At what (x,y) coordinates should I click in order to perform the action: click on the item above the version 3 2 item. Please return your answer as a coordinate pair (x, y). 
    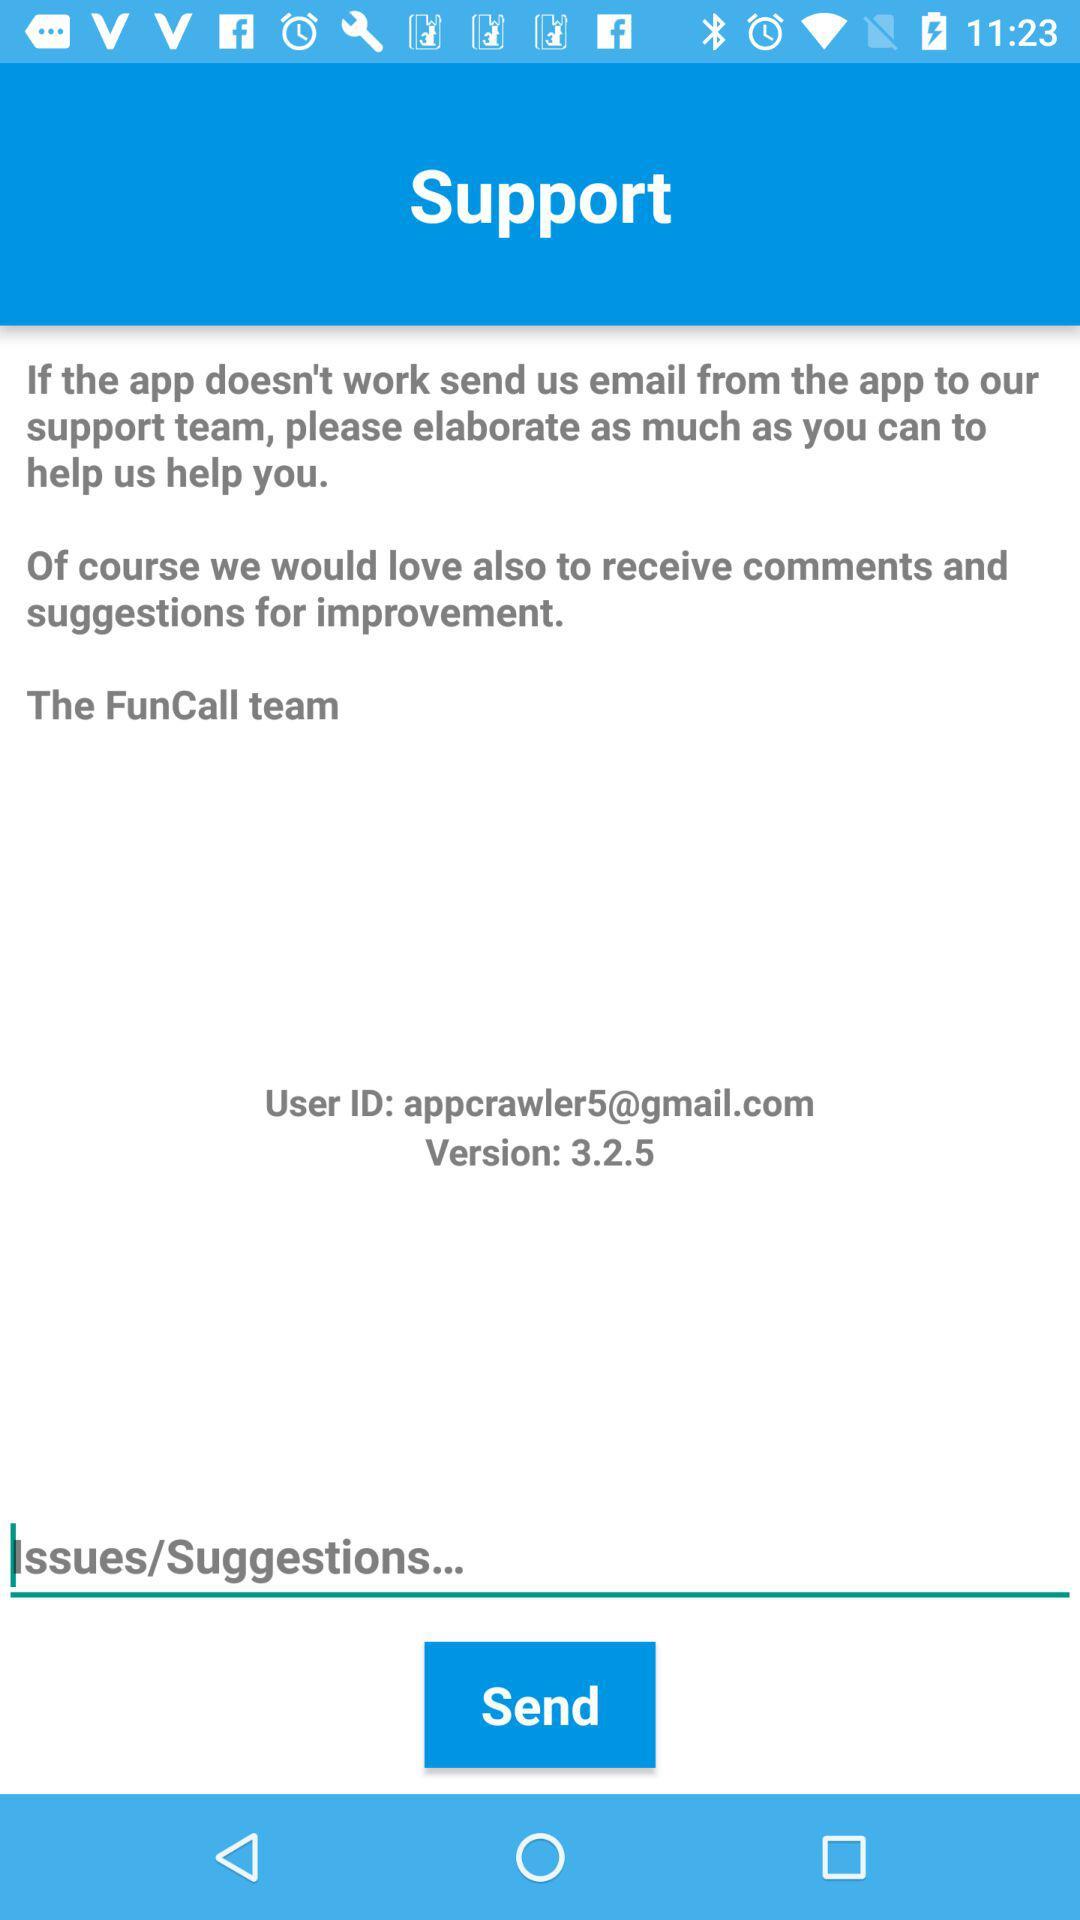
    Looking at the image, I should click on (538, 1100).